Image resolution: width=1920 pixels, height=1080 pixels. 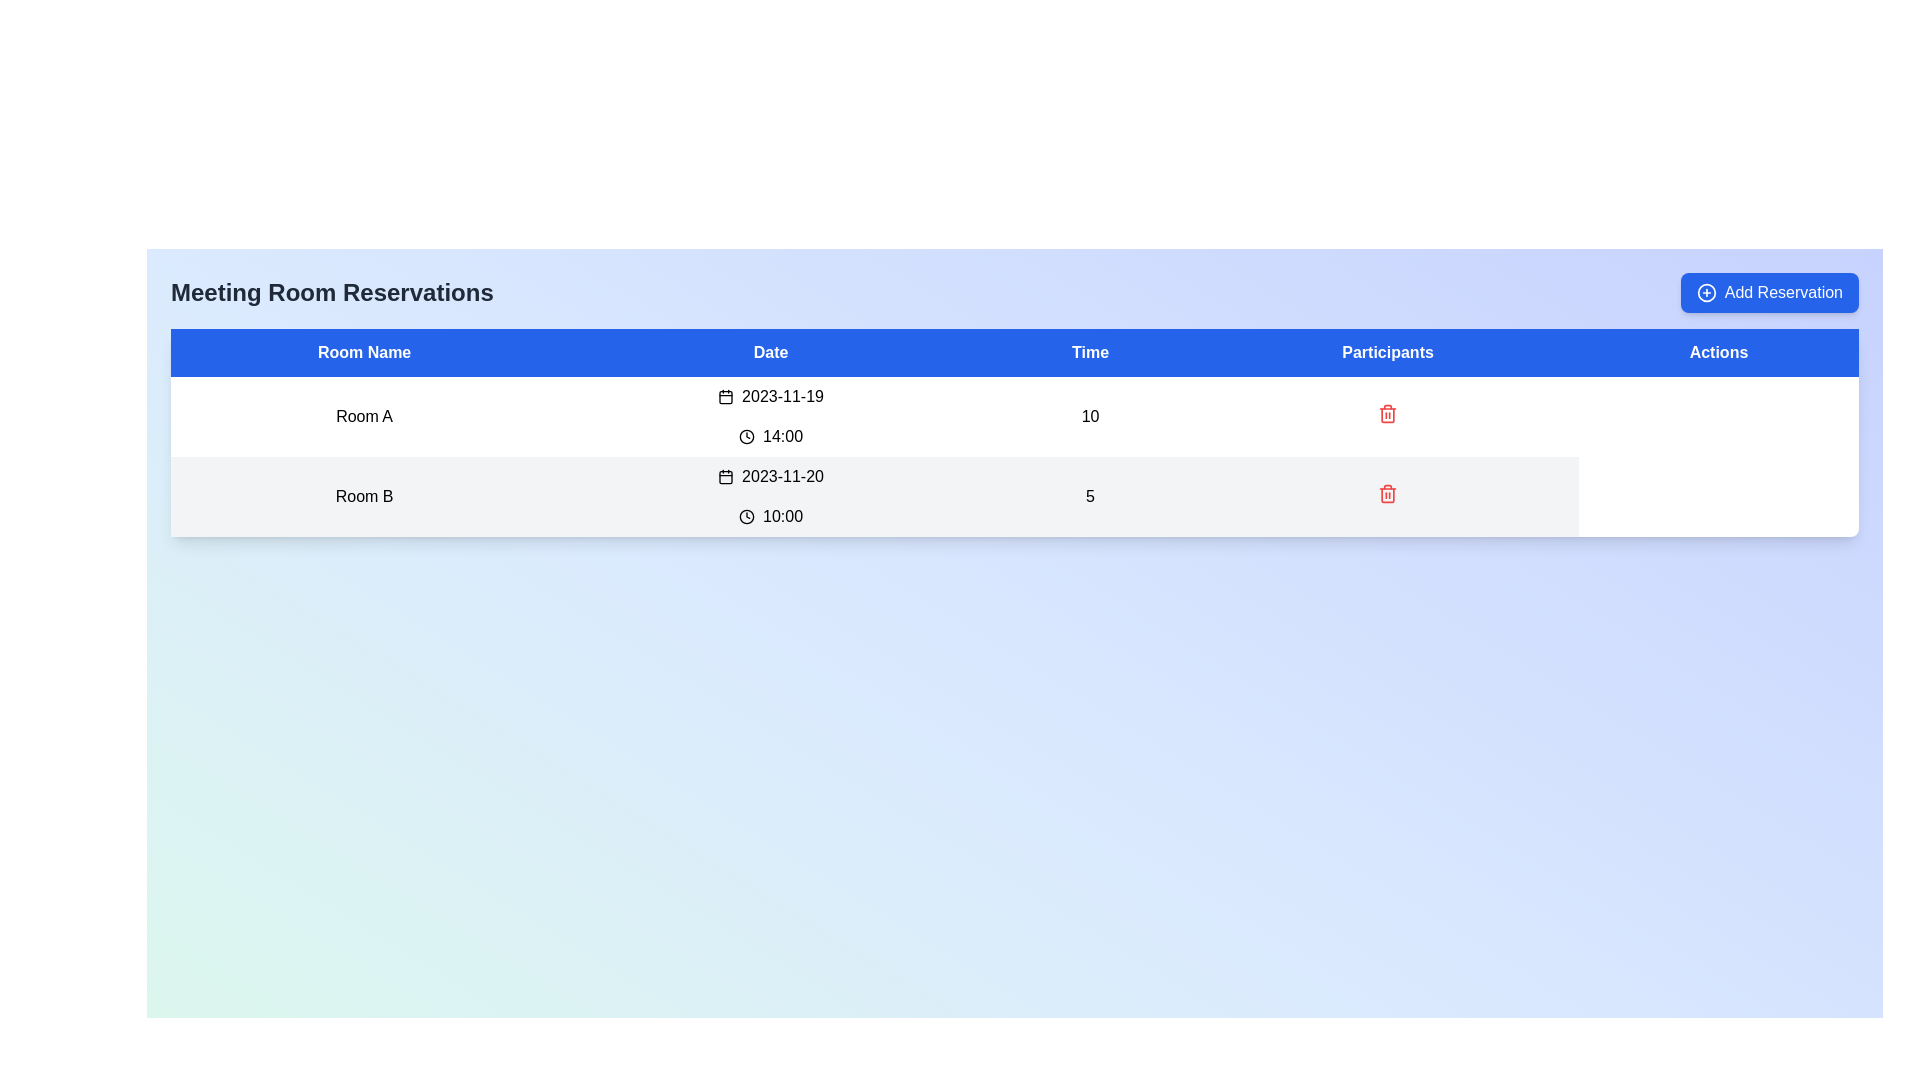 I want to click on the decorative icon within the 'Add Reservation' button located in the top-right corner of the interface, so click(x=1705, y=293).